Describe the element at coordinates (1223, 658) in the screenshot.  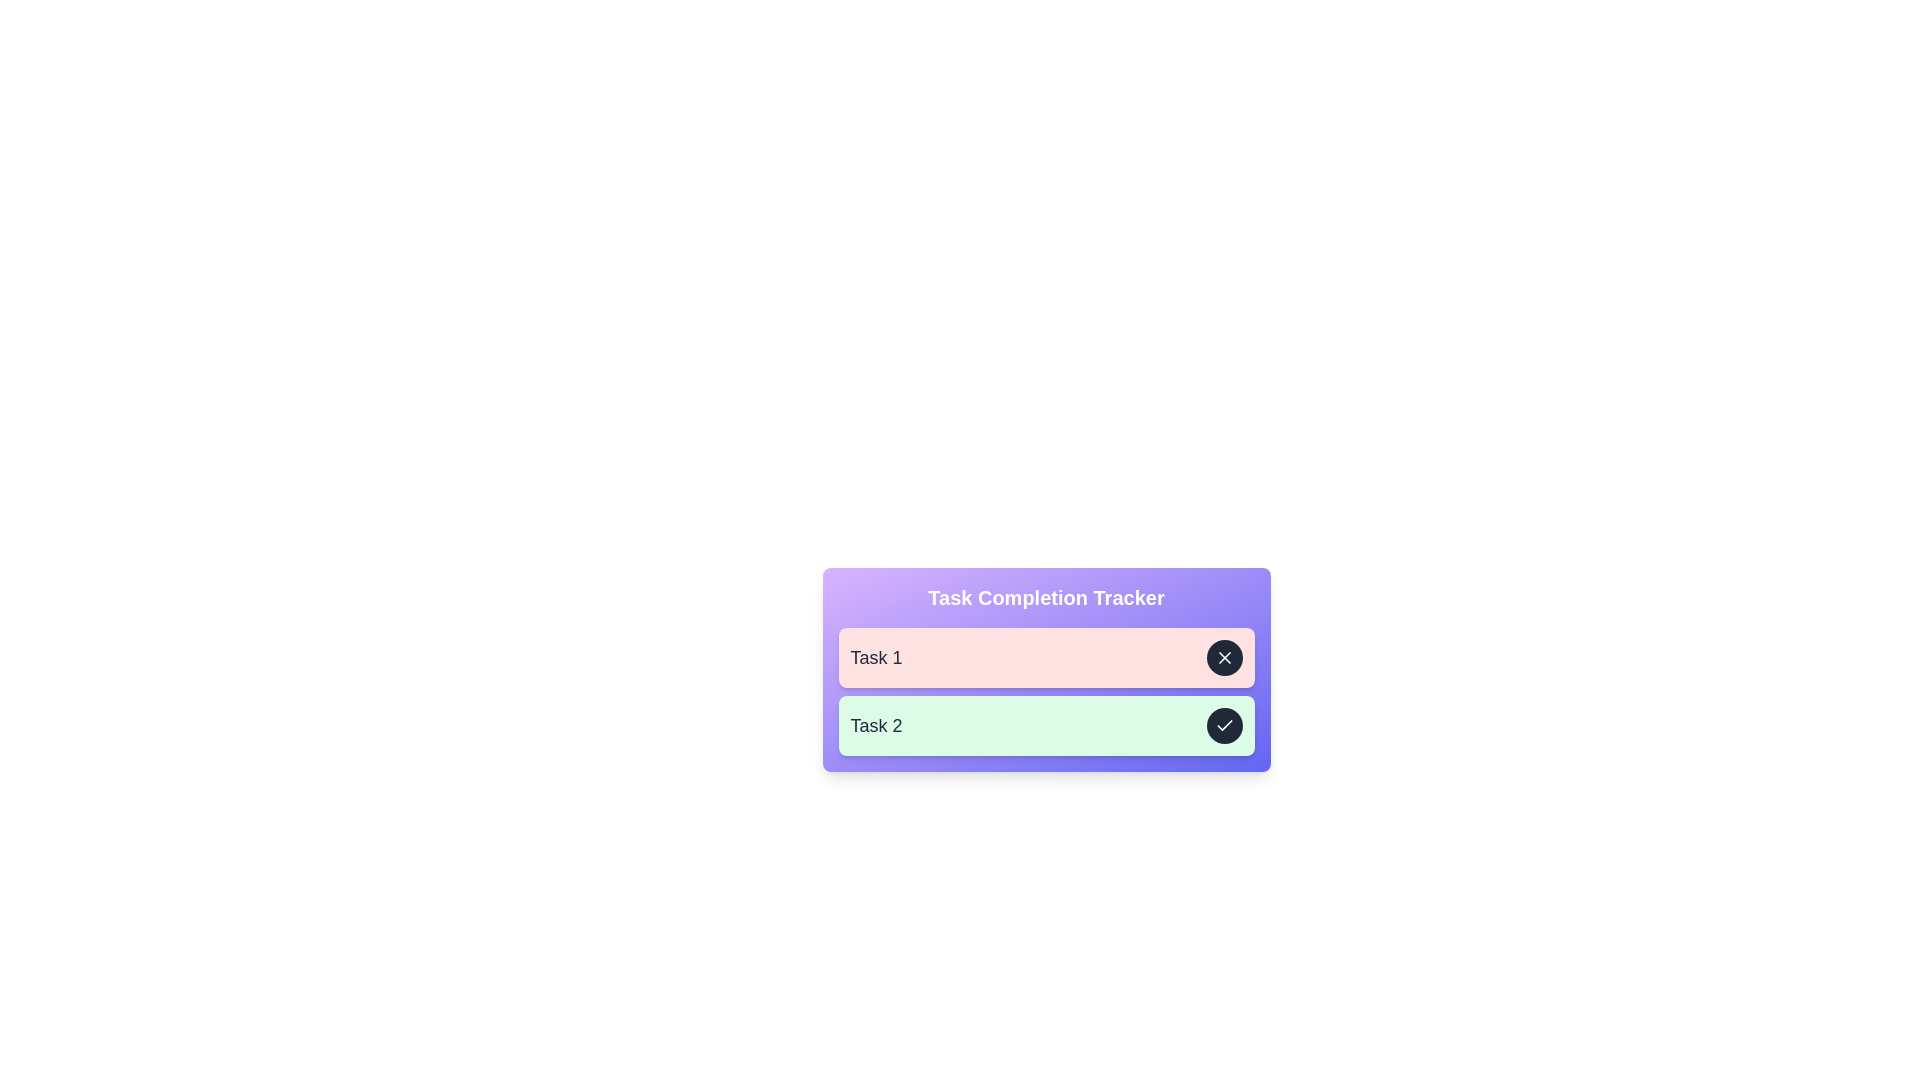
I see `the delete icon button located on the right side of the 'Task 1' row in the task completion tracker` at that location.